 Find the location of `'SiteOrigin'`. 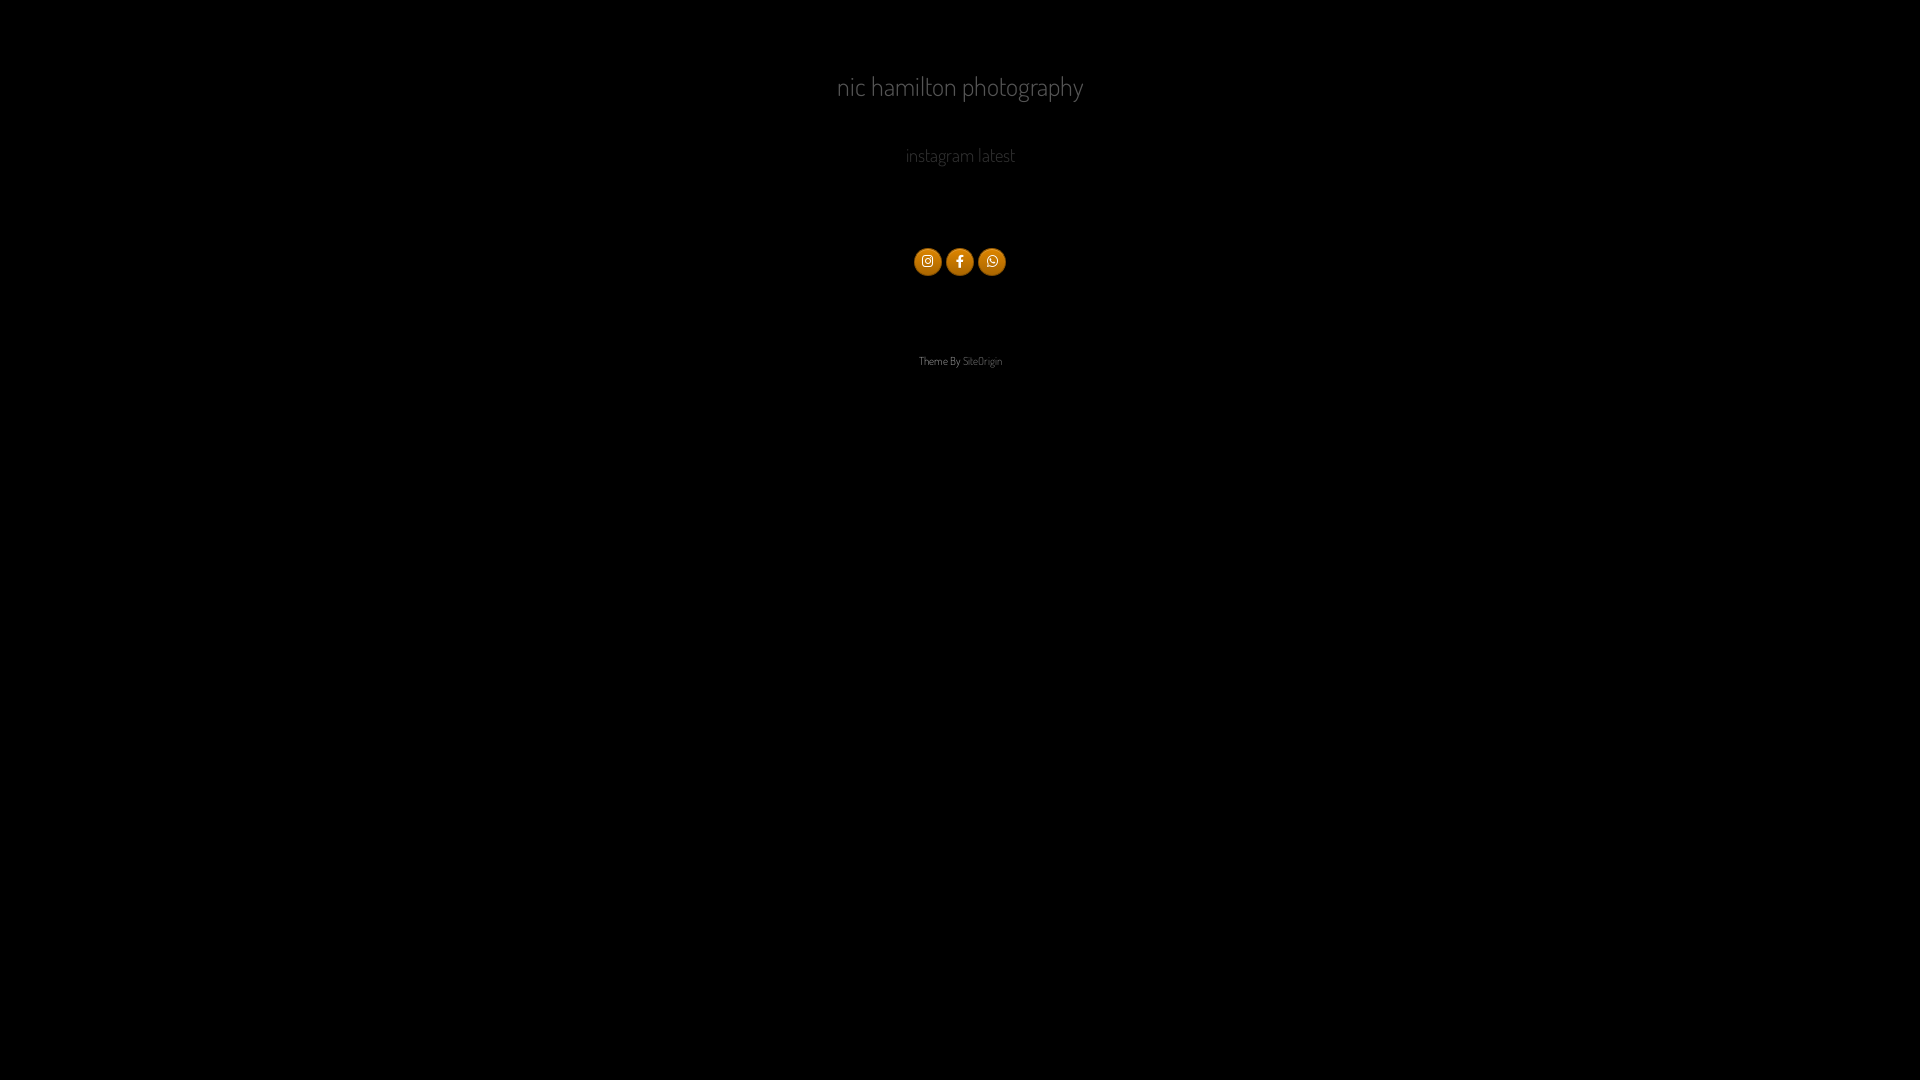

'SiteOrigin' is located at coordinates (981, 361).